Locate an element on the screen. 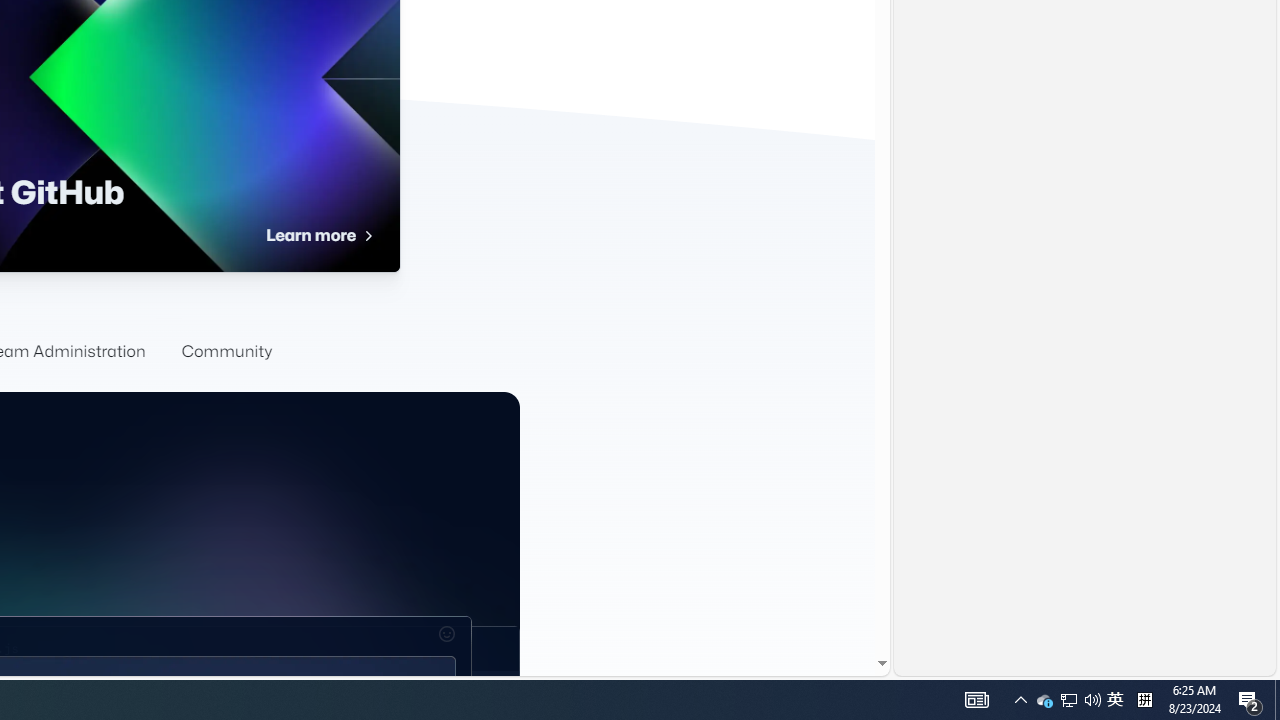  'Class: octicon arrow-symbol-mktg octicon' is located at coordinates (367, 235).